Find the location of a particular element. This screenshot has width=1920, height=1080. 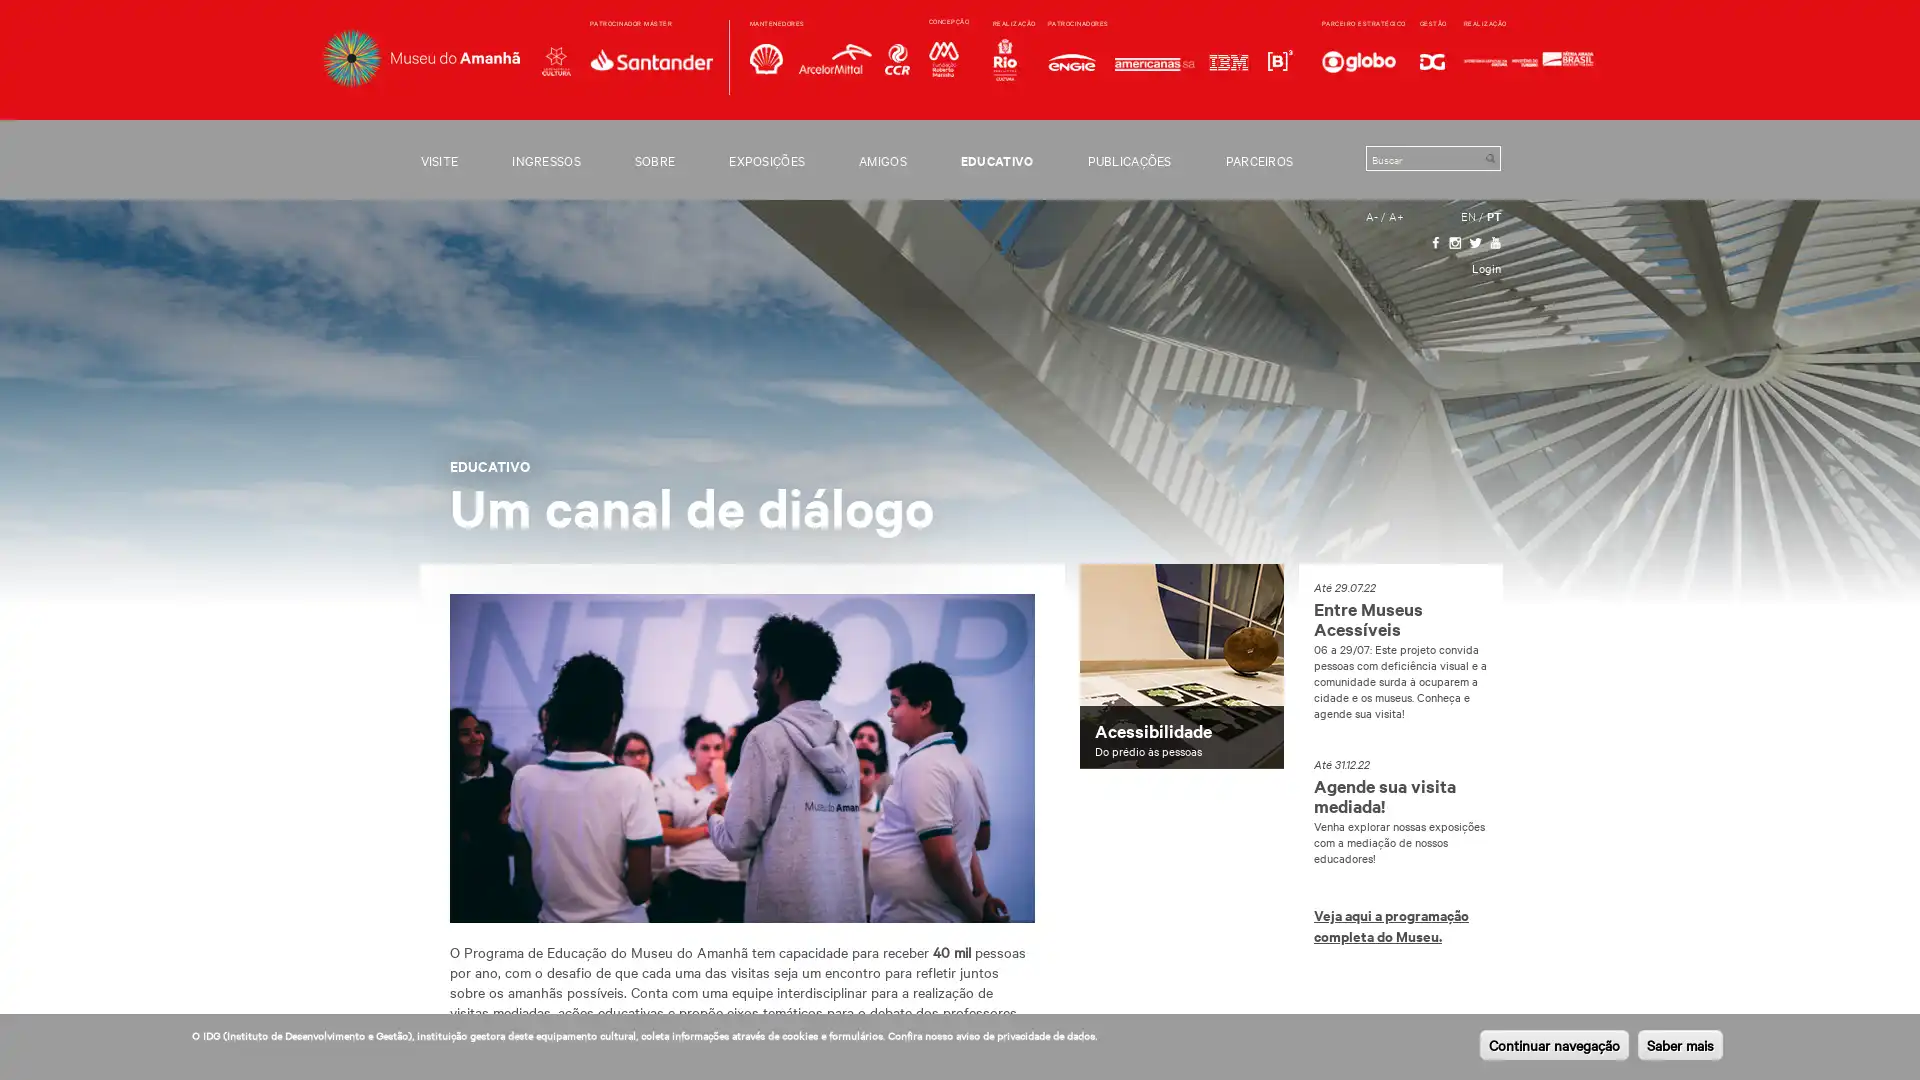

Continuar navegacao is located at coordinates (1553, 1044).